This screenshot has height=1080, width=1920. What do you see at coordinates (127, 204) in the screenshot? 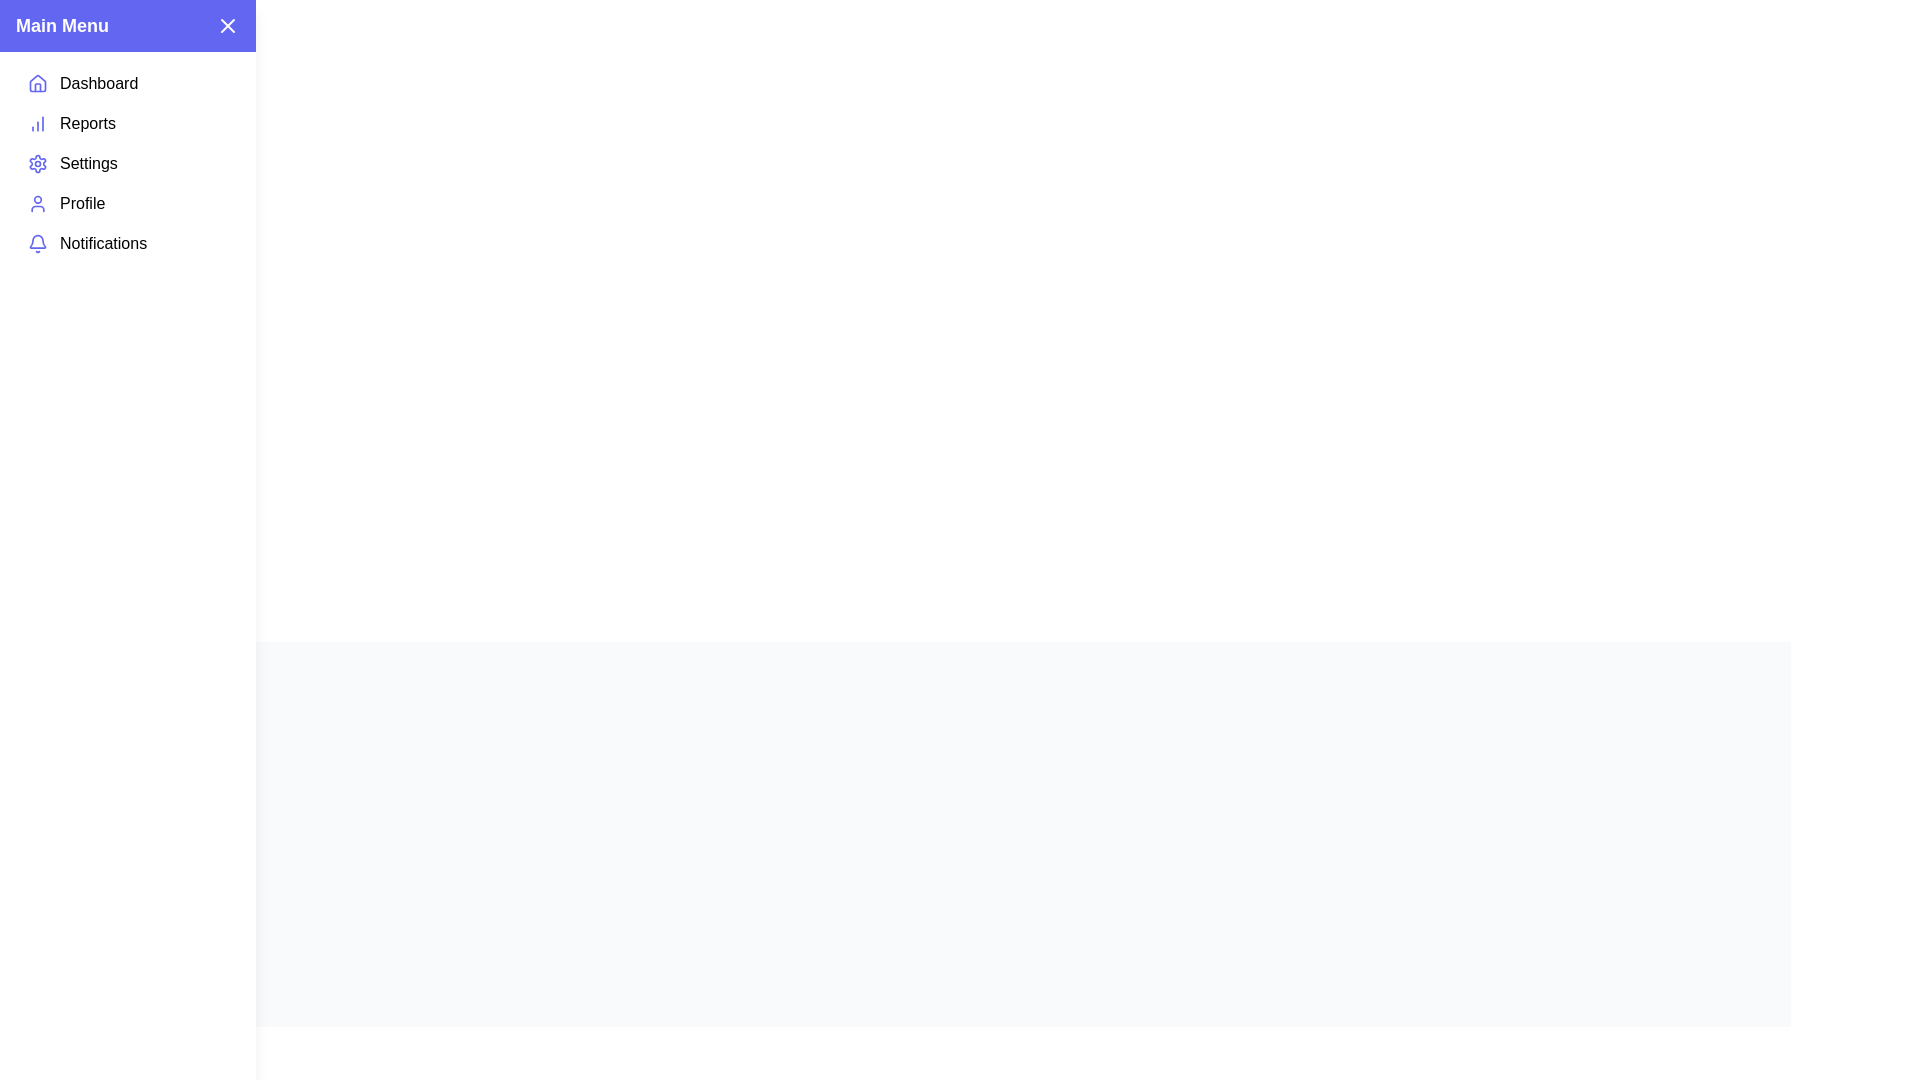
I see `the 'Profile' menu item, the fourth item in the sidebar menu` at bounding box center [127, 204].